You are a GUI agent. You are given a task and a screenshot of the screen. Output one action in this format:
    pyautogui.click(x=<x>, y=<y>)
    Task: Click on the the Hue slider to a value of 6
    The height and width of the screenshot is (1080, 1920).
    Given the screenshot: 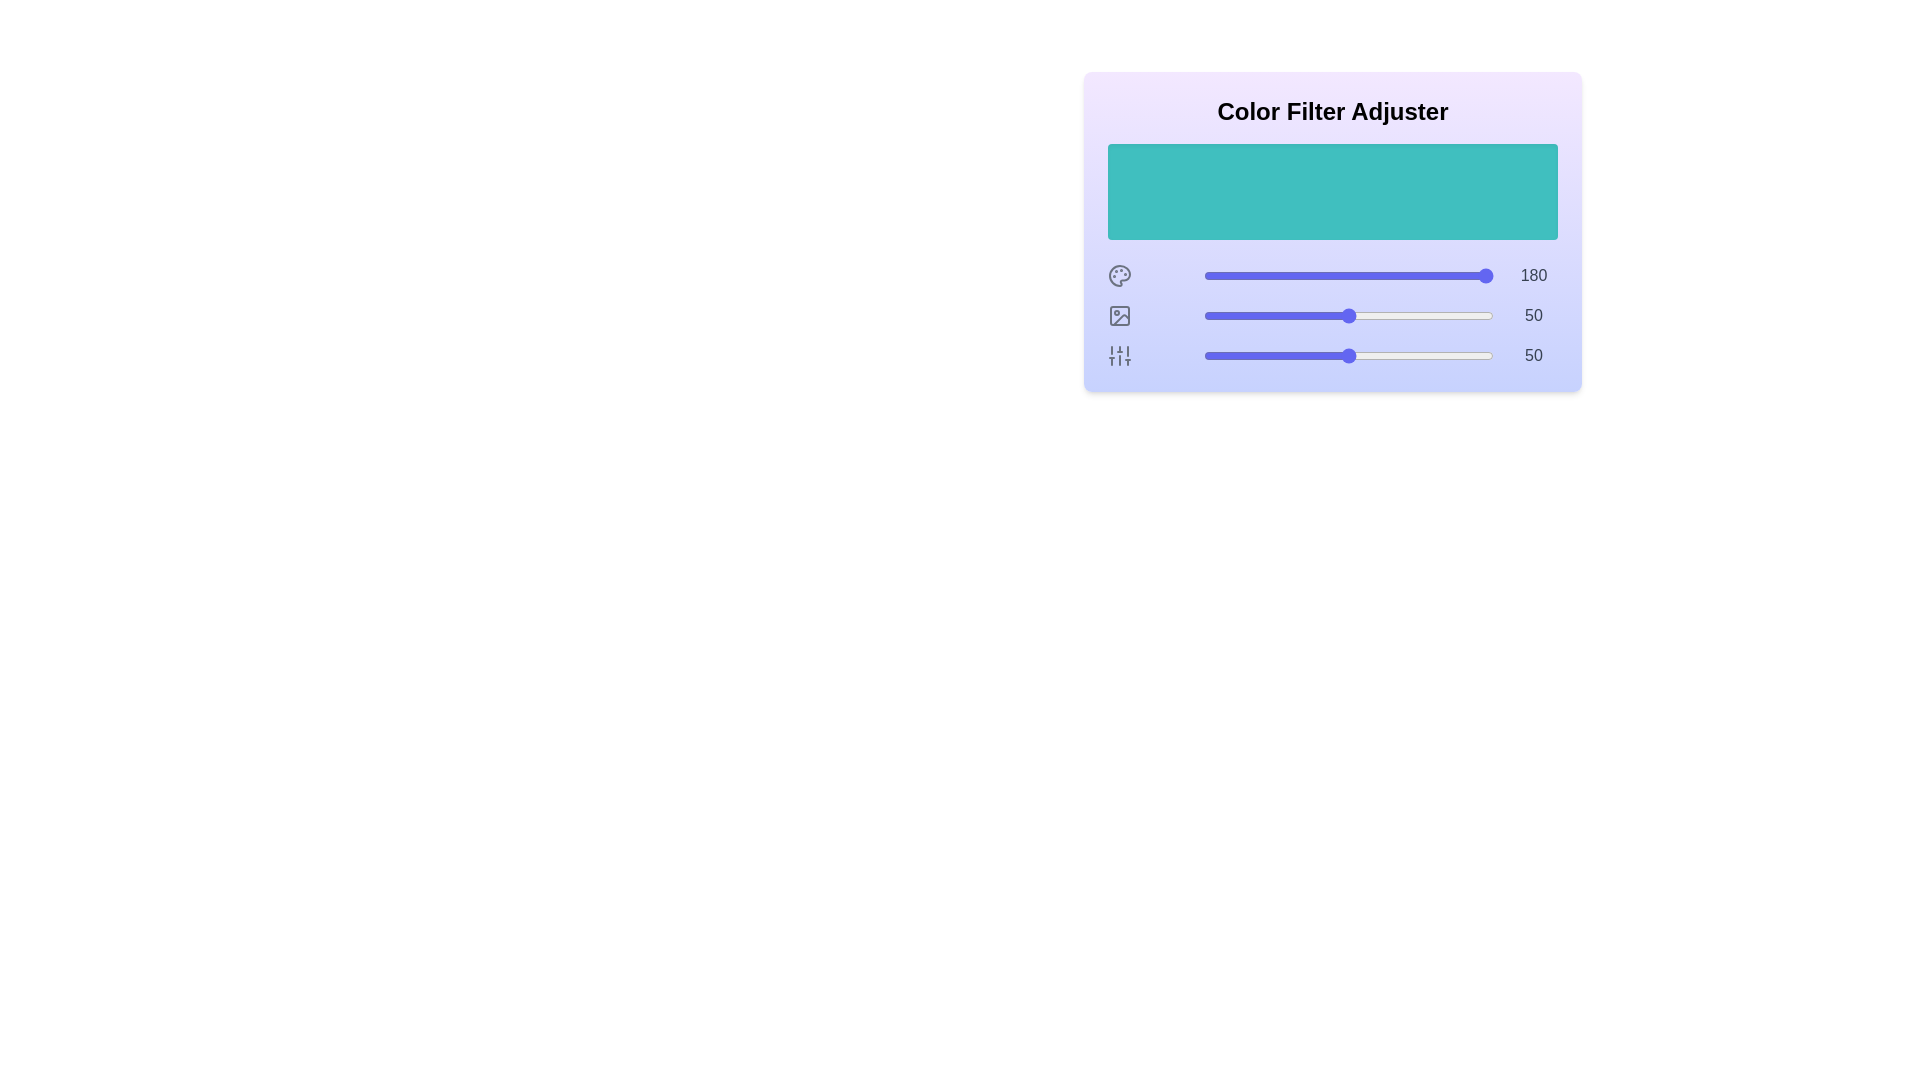 What is the action you would take?
    pyautogui.click(x=1220, y=276)
    